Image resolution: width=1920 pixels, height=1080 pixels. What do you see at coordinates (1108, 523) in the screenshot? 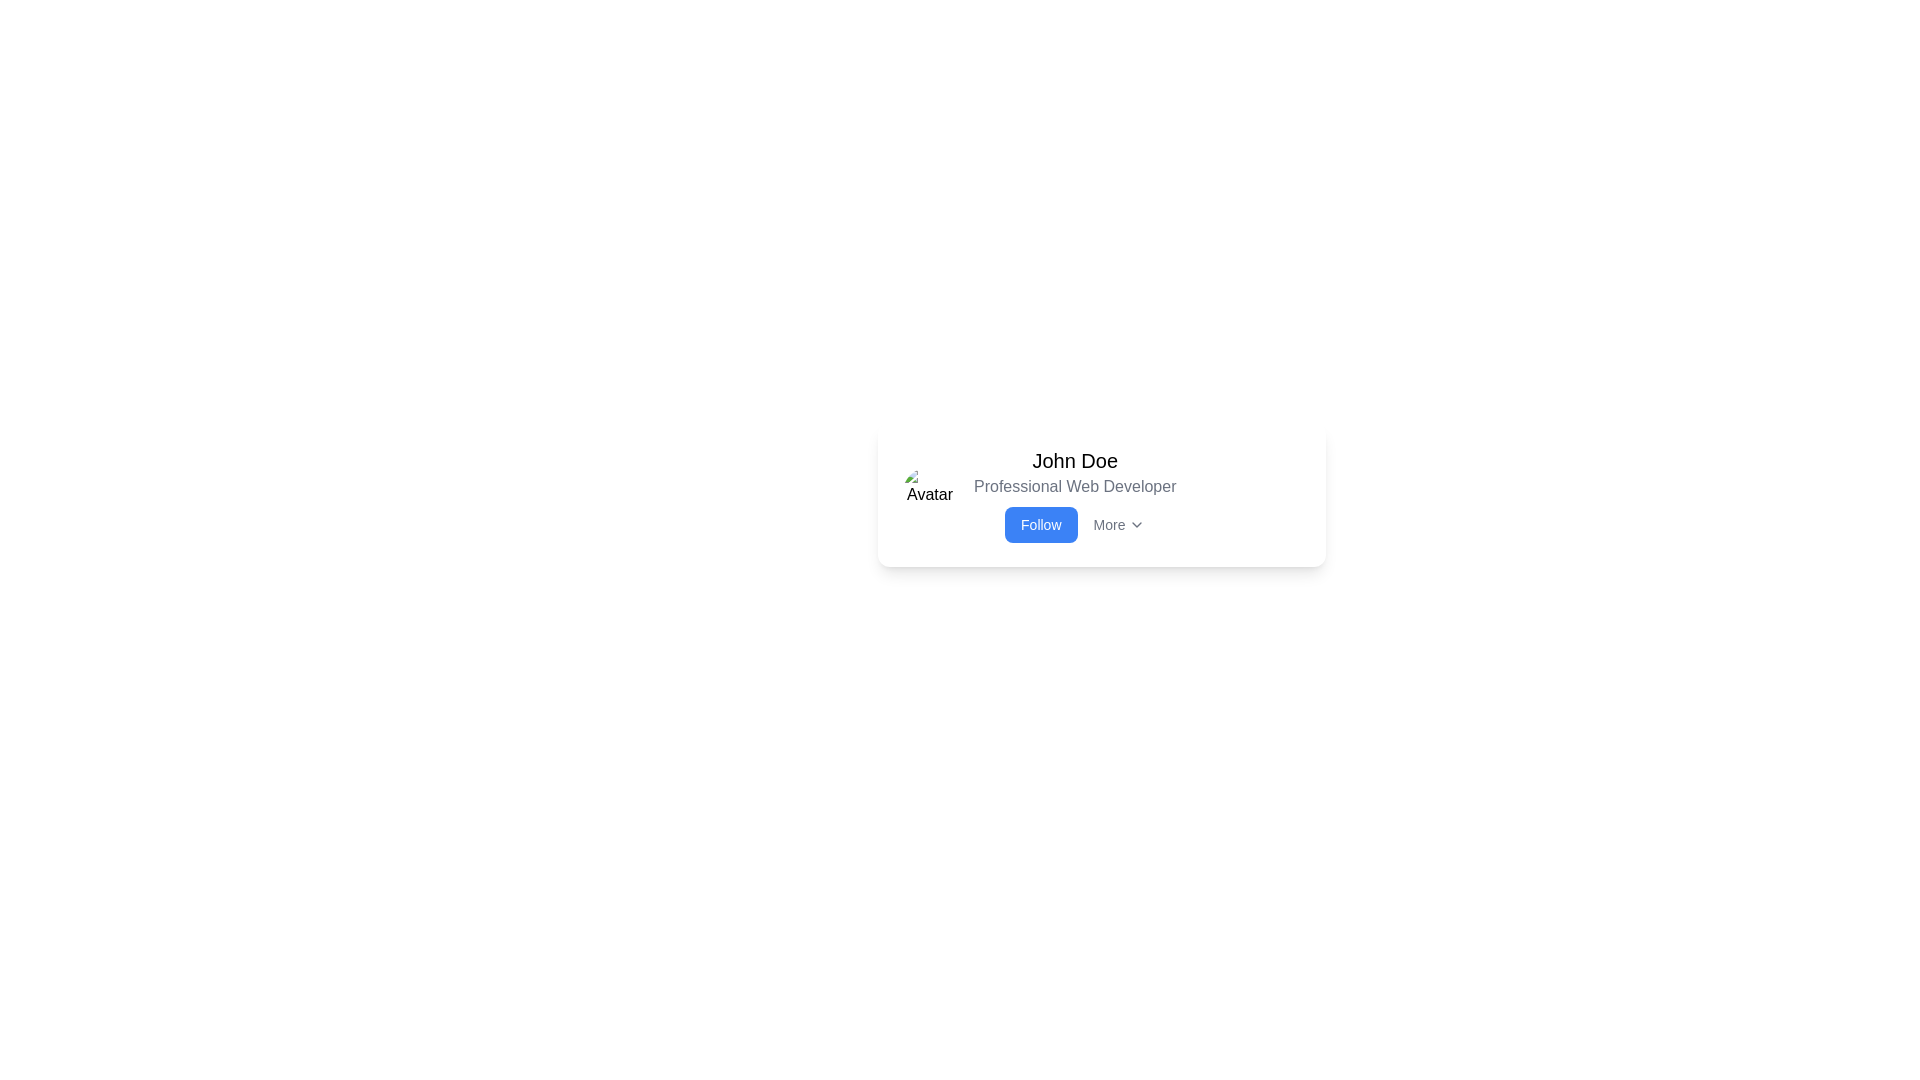
I see `text content of the descriptive Text Label located in the center-right area of the interface, next to the 'Follow' button` at bounding box center [1108, 523].